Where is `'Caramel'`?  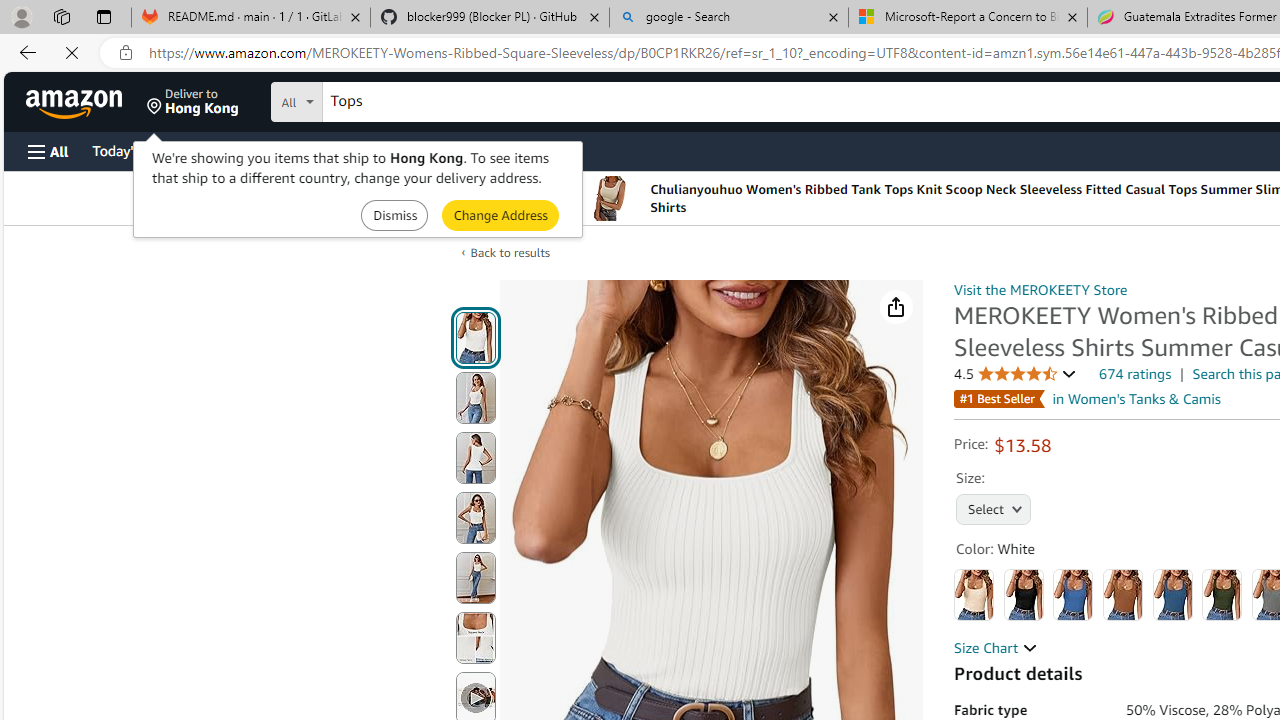
'Caramel' is located at coordinates (1123, 594).